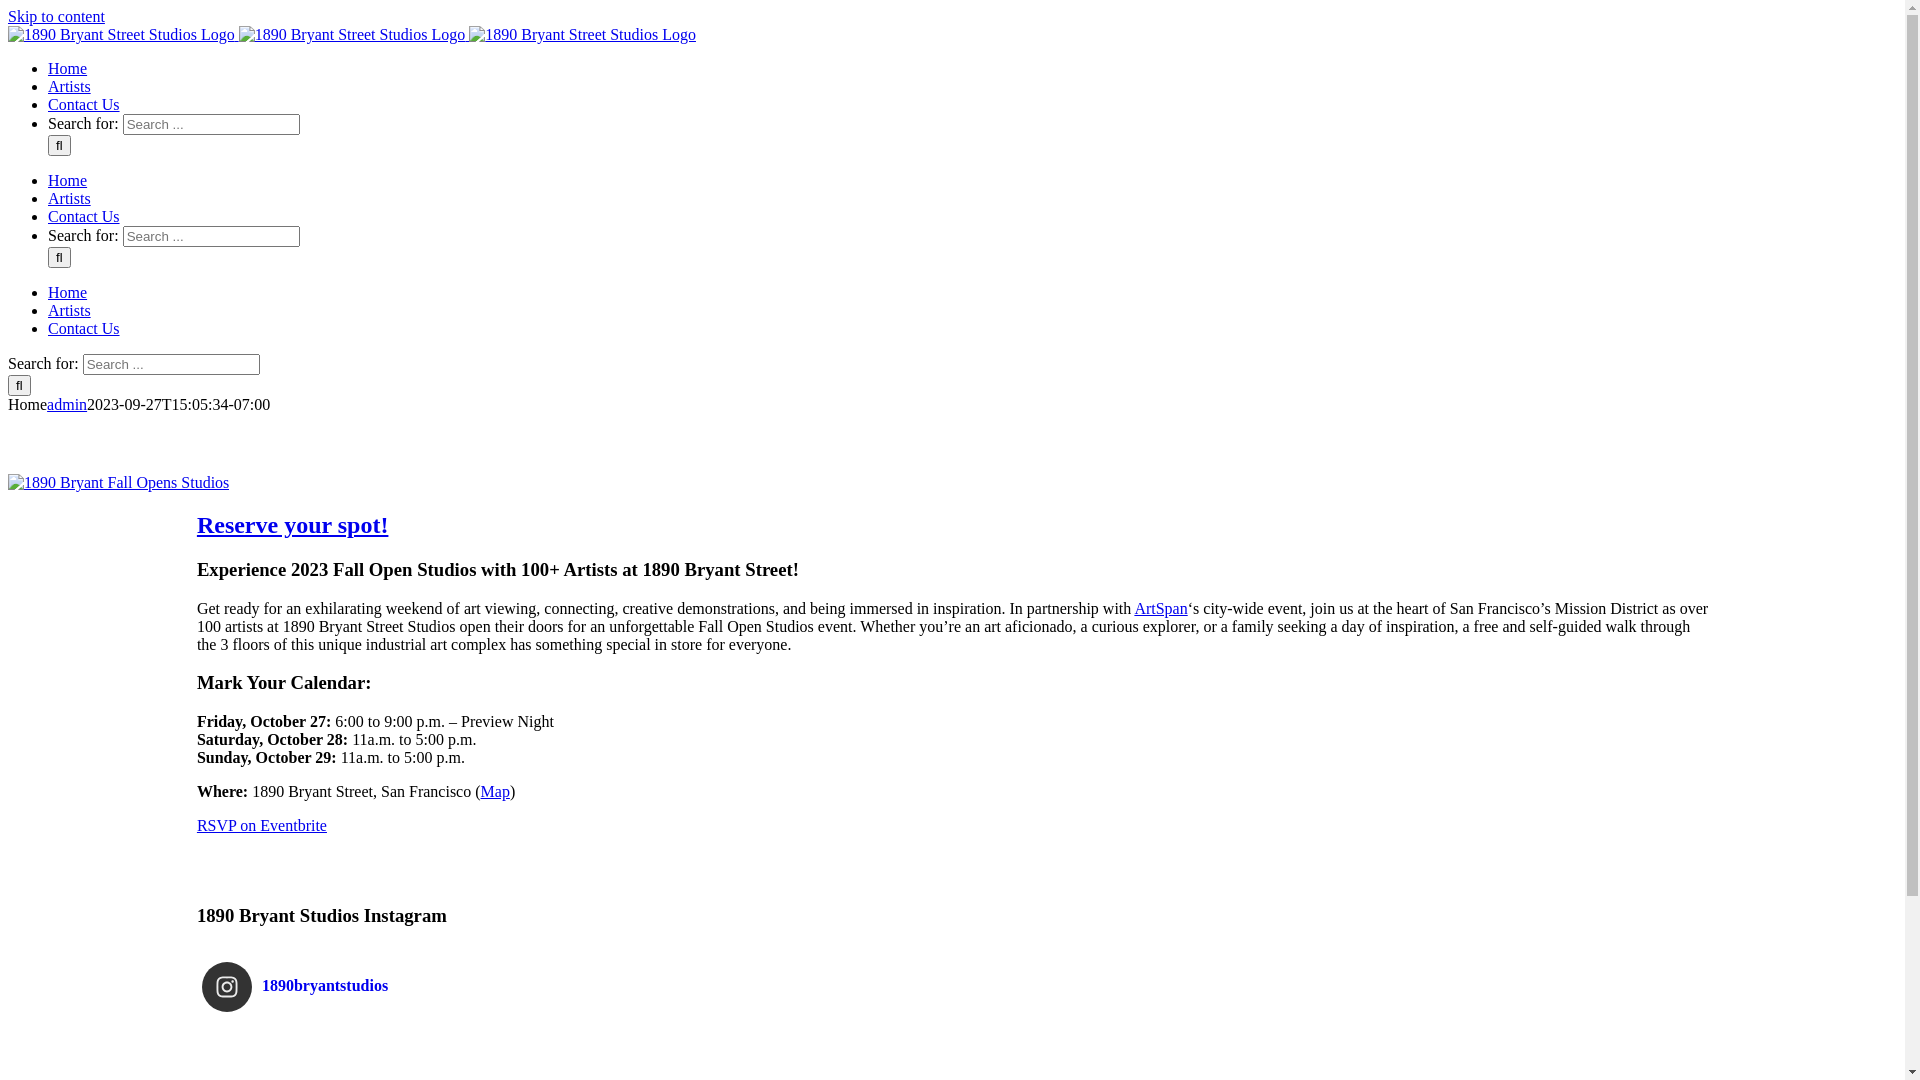 Image resolution: width=1920 pixels, height=1080 pixels. Describe the element at coordinates (1160, 607) in the screenshot. I see `'ArtSpan'` at that location.